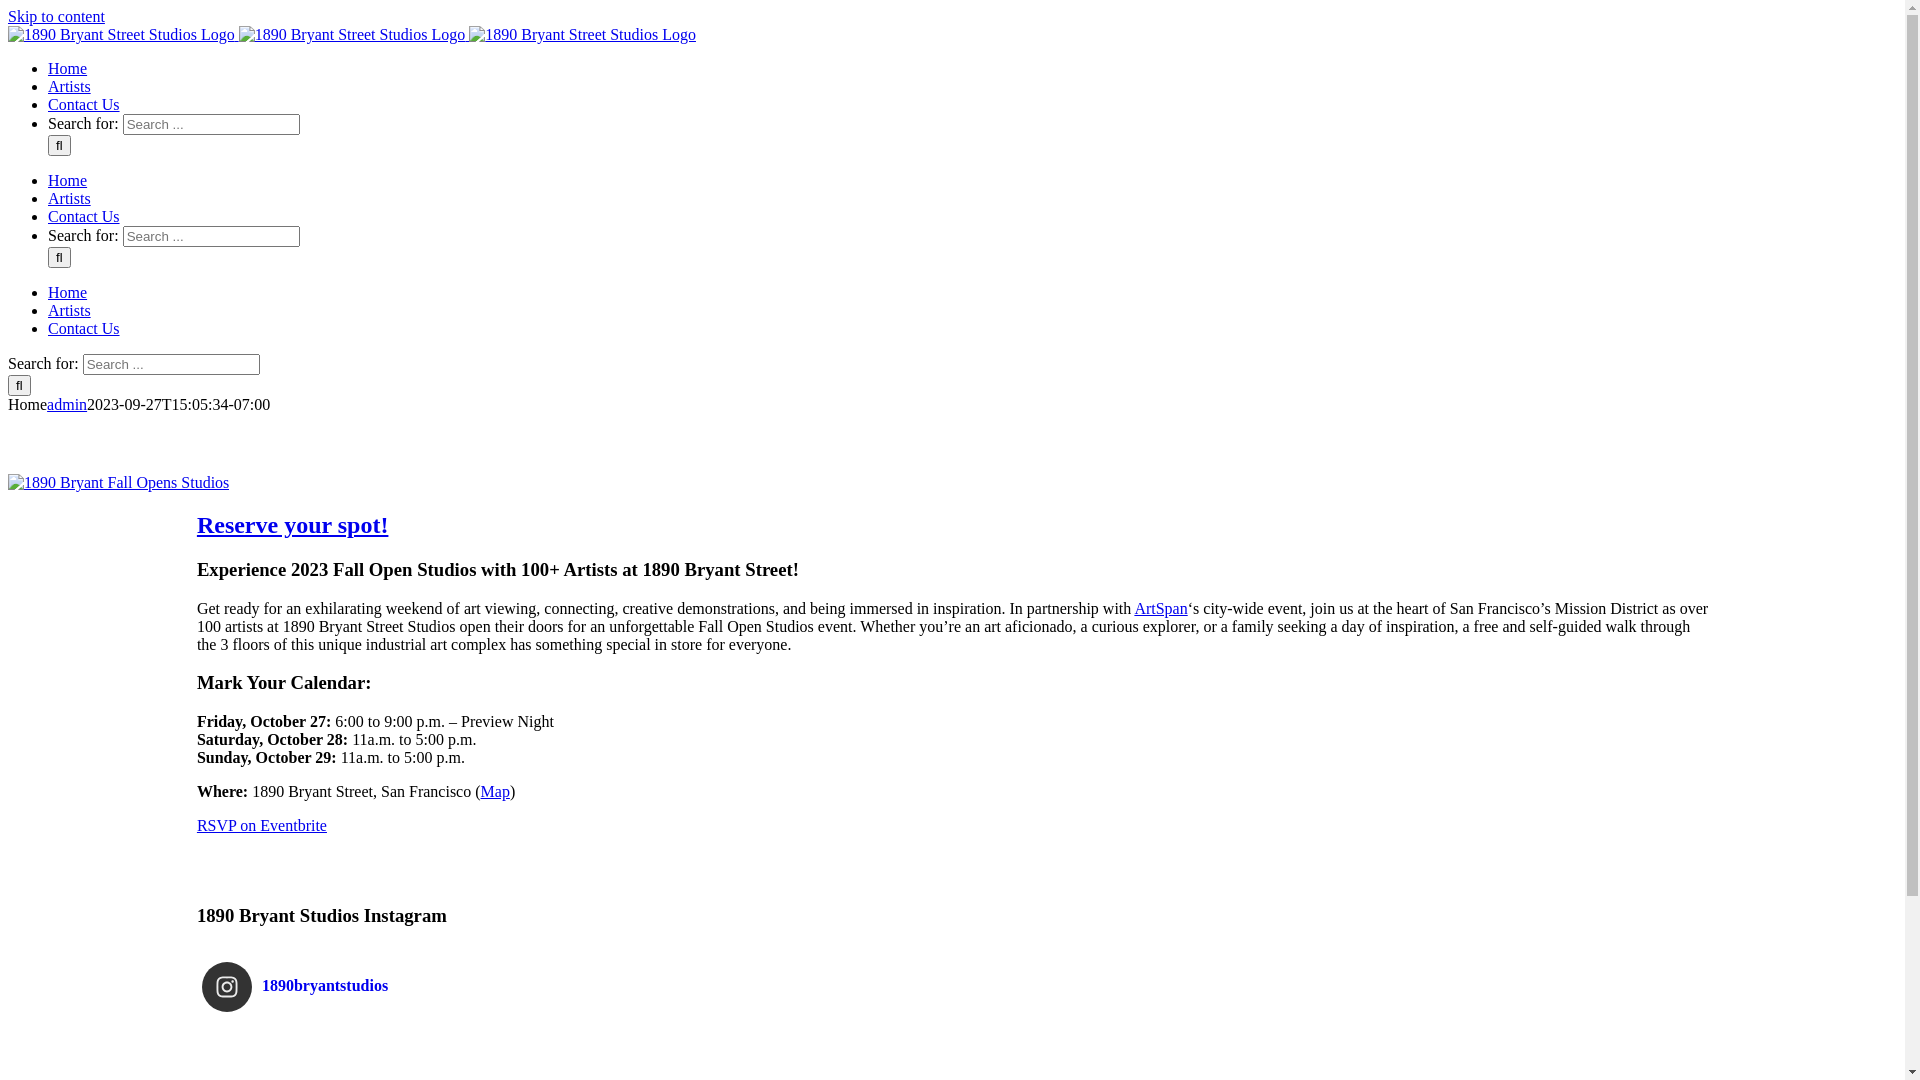 Image resolution: width=1920 pixels, height=1080 pixels. Describe the element at coordinates (1160, 607) in the screenshot. I see `'ArtSpan'` at that location.